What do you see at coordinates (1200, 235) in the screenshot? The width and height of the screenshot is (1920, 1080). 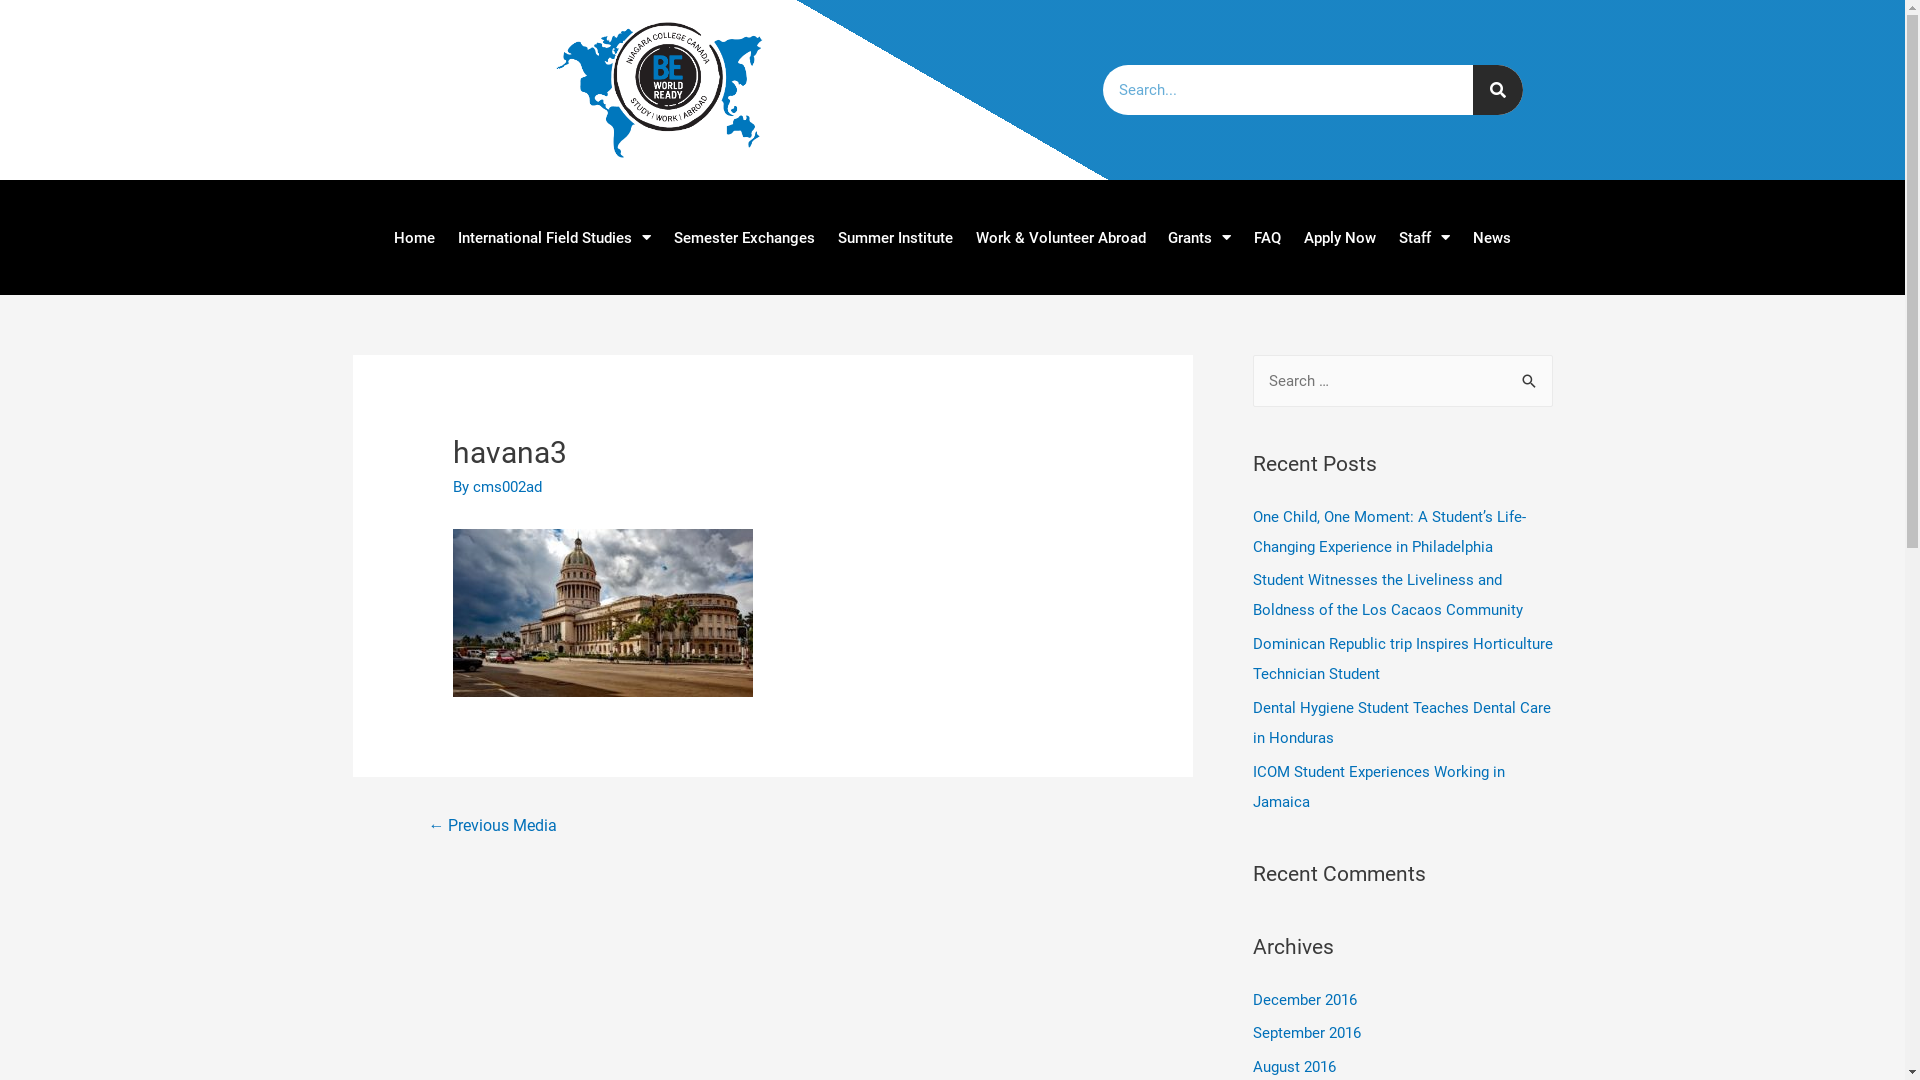 I see `'Grants'` at bounding box center [1200, 235].